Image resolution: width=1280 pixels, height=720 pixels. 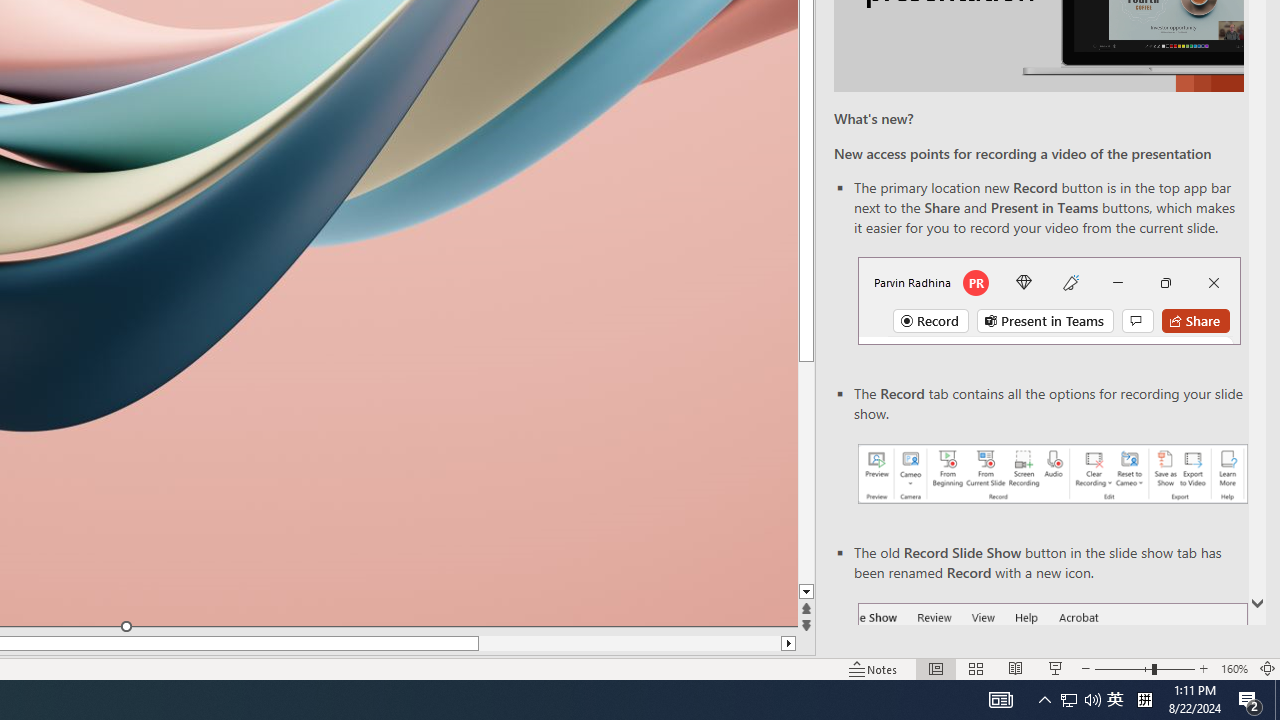 What do you see at coordinates (1233, 669) in the screenshot?
I see `'Zoom 160%'` at bounding box center [1233, 669].